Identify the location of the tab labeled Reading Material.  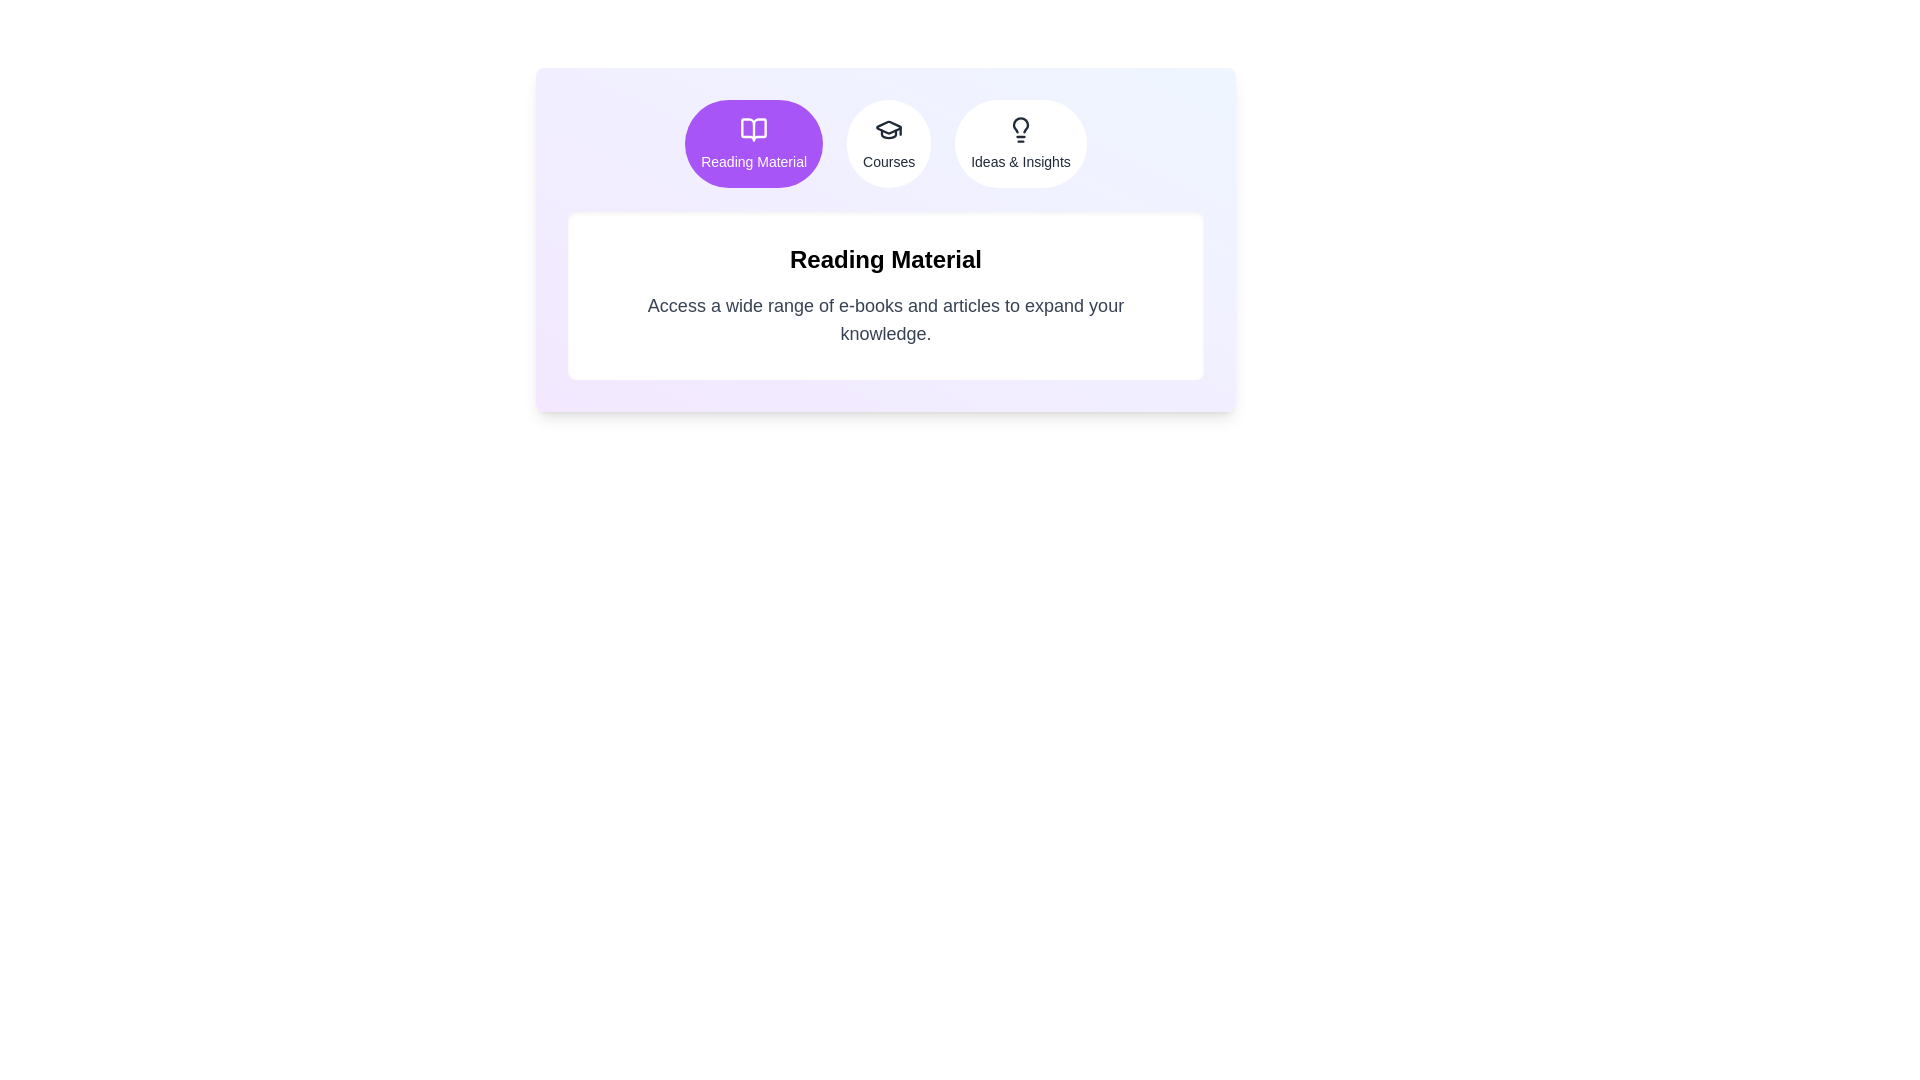
(753, 142).